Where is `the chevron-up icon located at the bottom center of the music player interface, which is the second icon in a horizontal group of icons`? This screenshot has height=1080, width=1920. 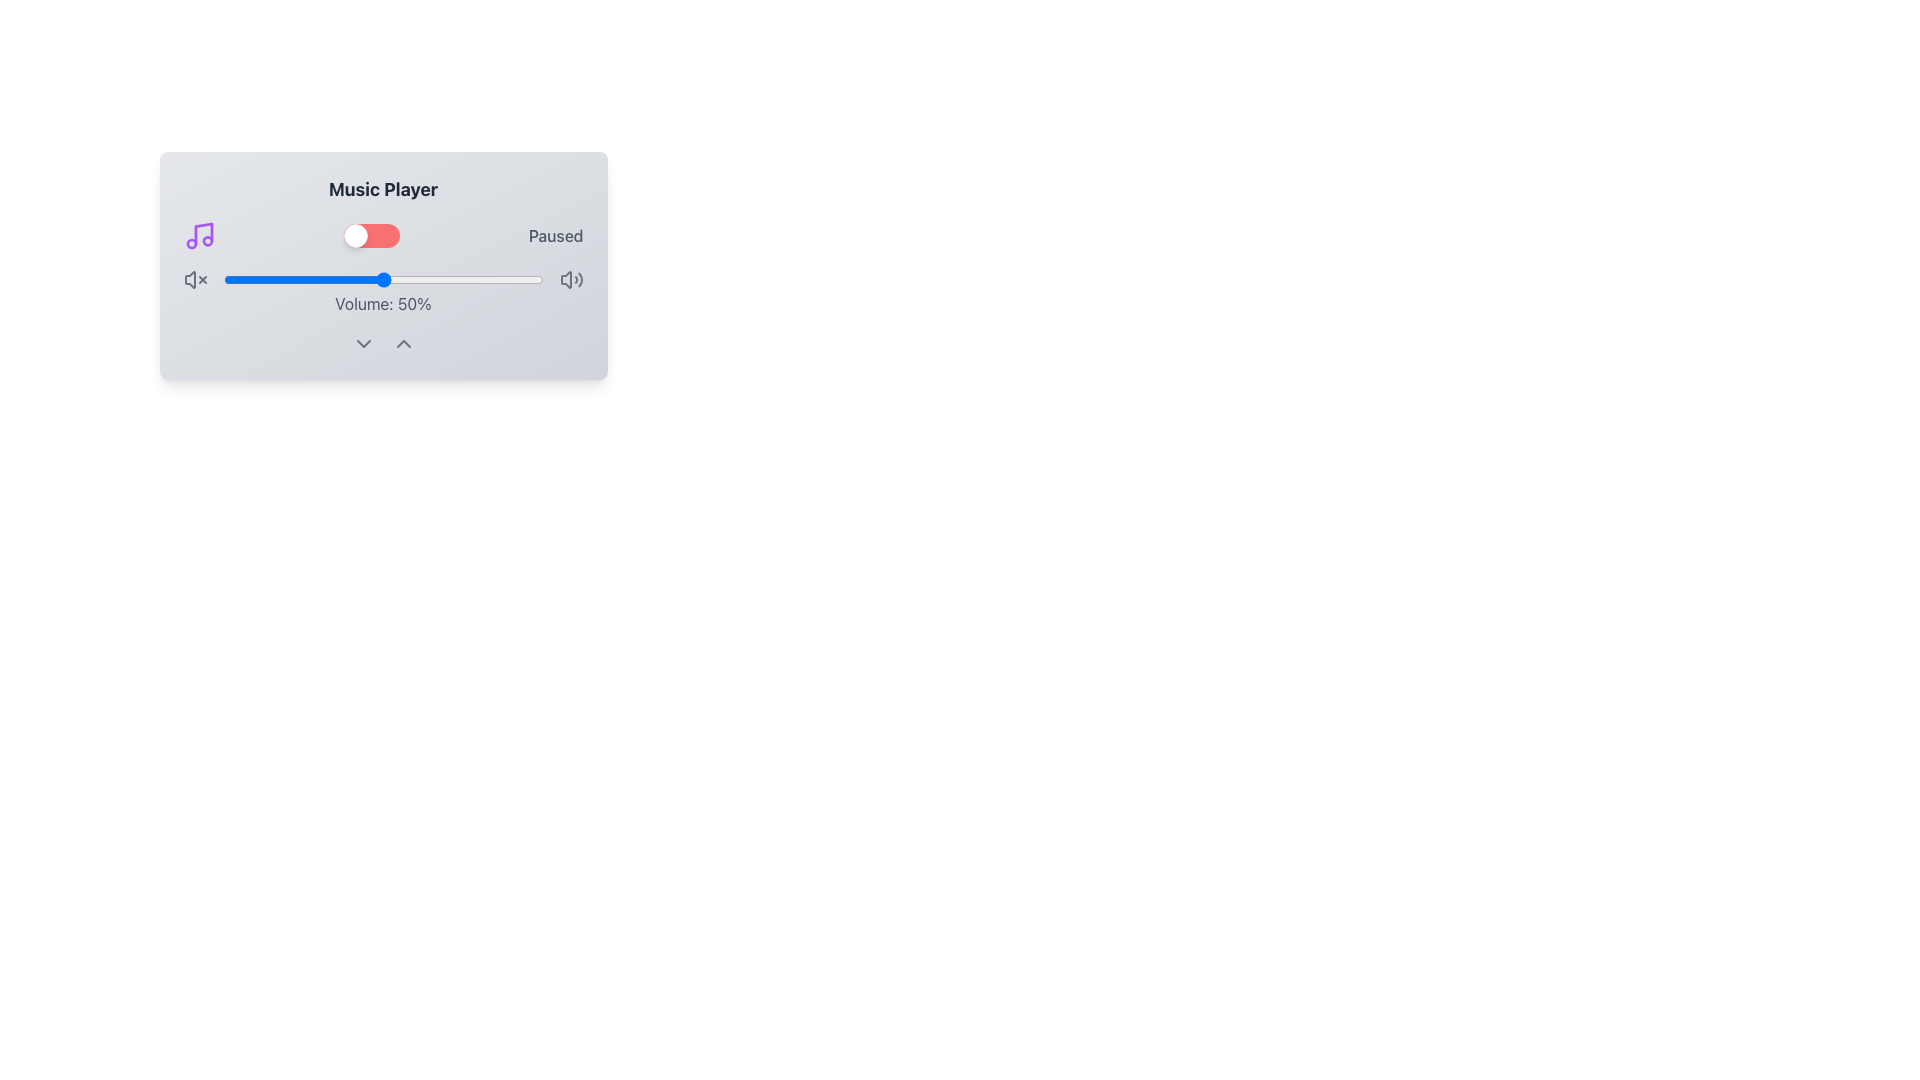 the chevron-up icon located at the bottom center of the music player interface, which is the second icon in a horizontal group of icons is located at coordinates (402, 342).